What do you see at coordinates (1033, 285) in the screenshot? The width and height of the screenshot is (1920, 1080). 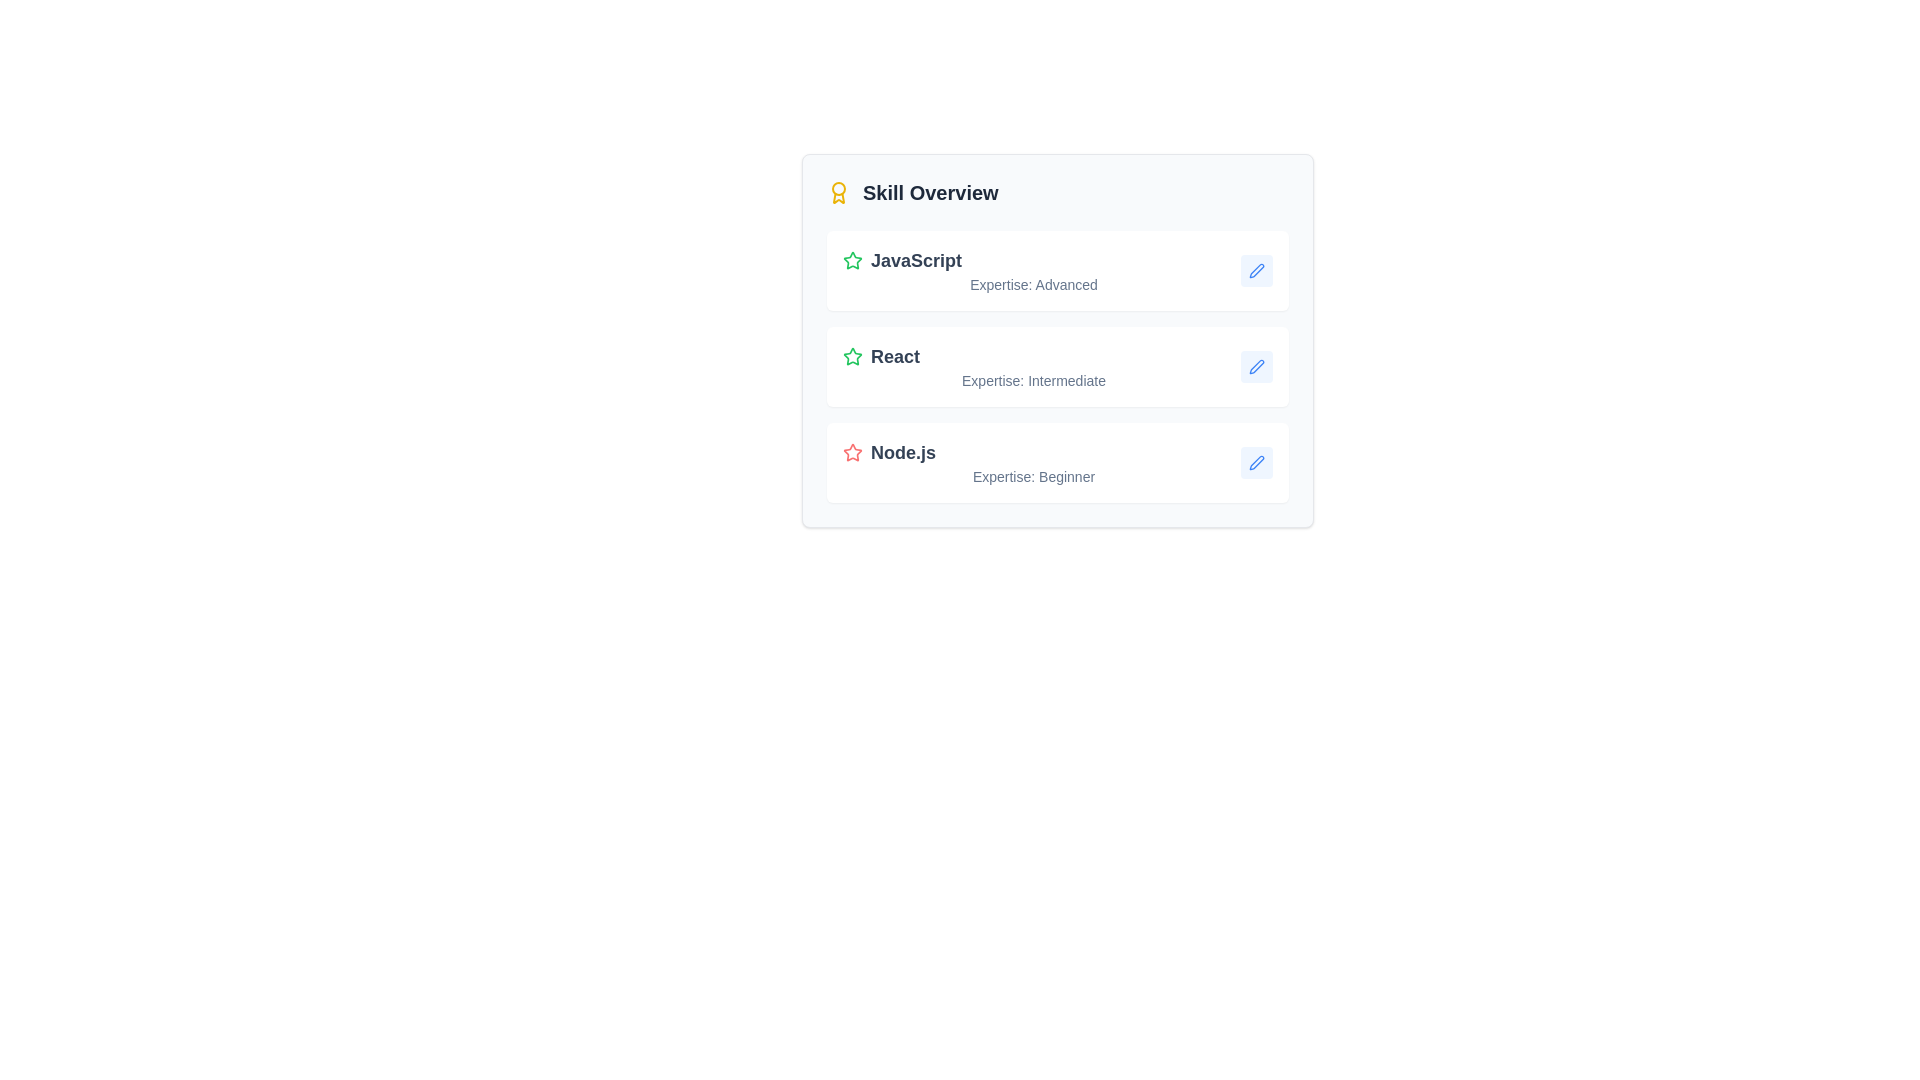 I see `text content of the label displaying 'Expertise: Advanced', which is styled in a smaller font size and grayish color, located below the 'JavaScript' label` at bounding box center [1033, 285].